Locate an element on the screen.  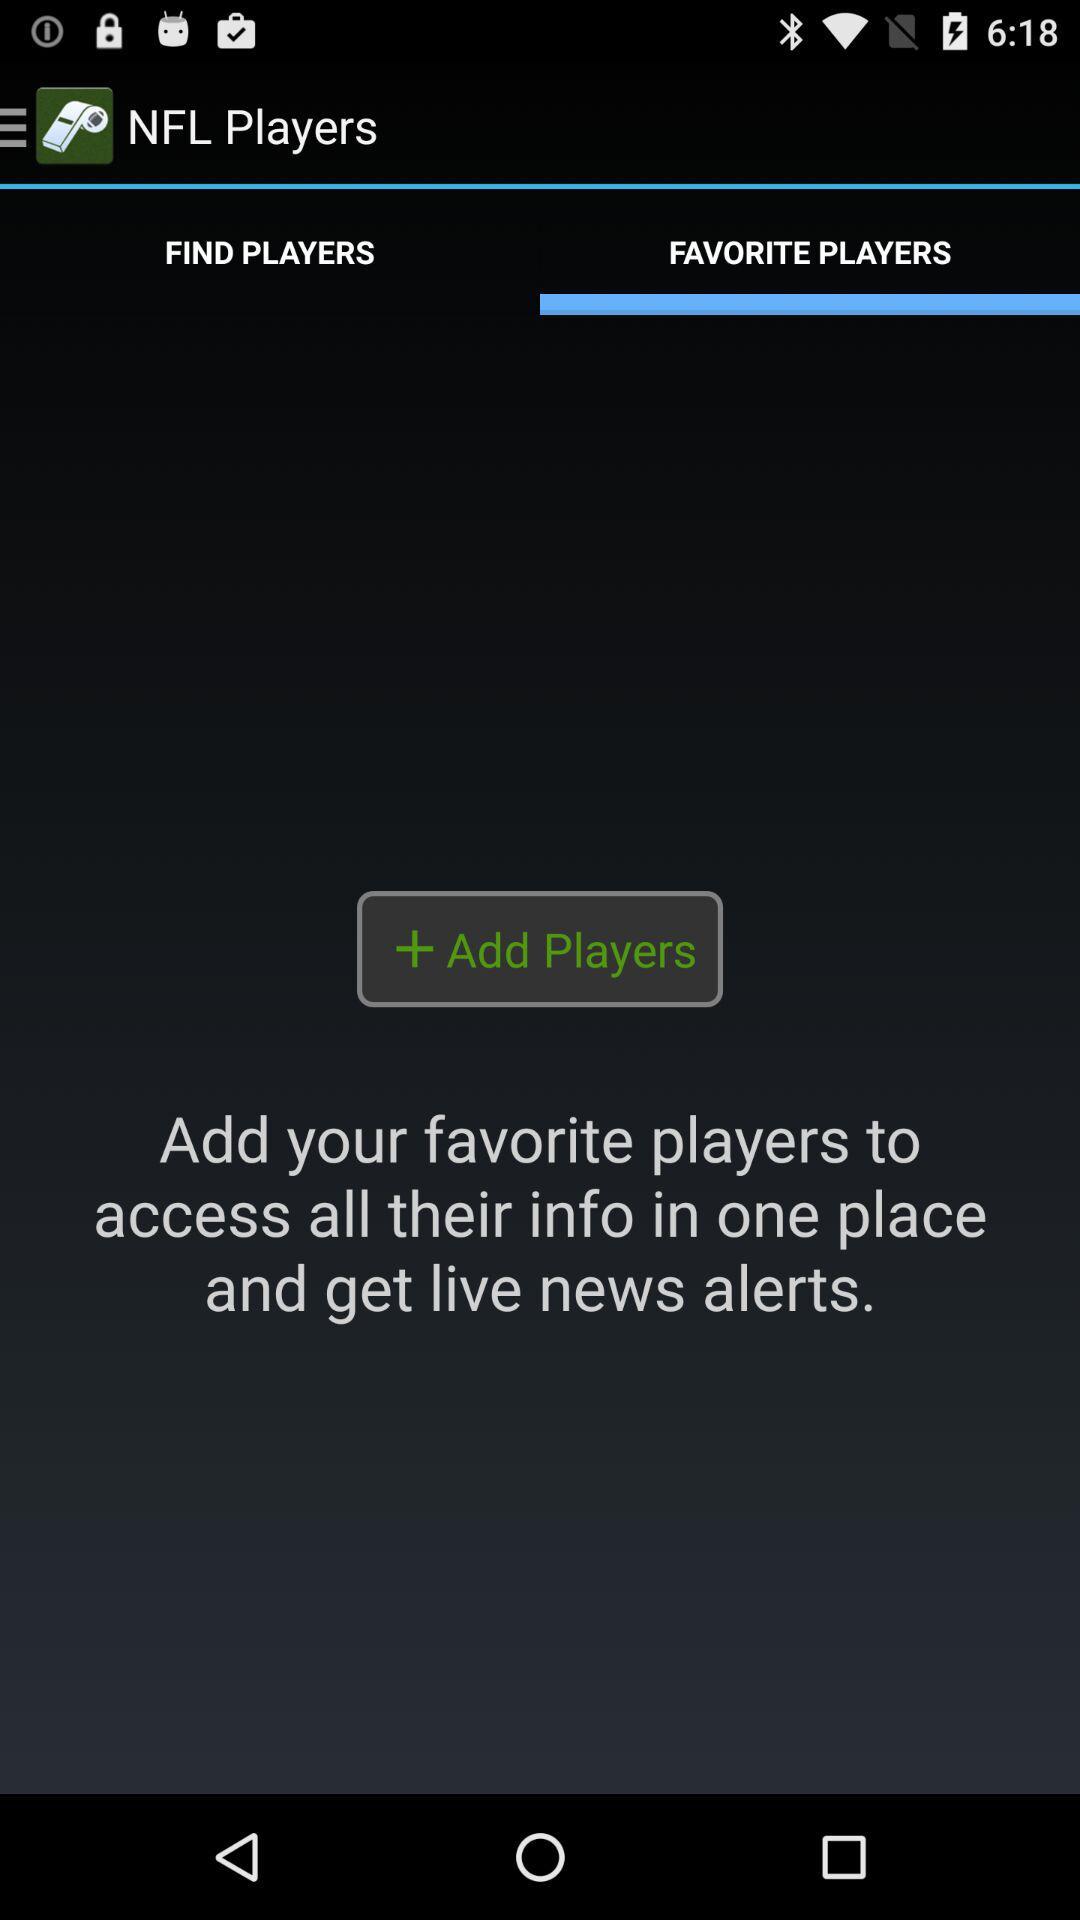
the icon to the left of the favorite players icon is located at coordinates (270, 251).